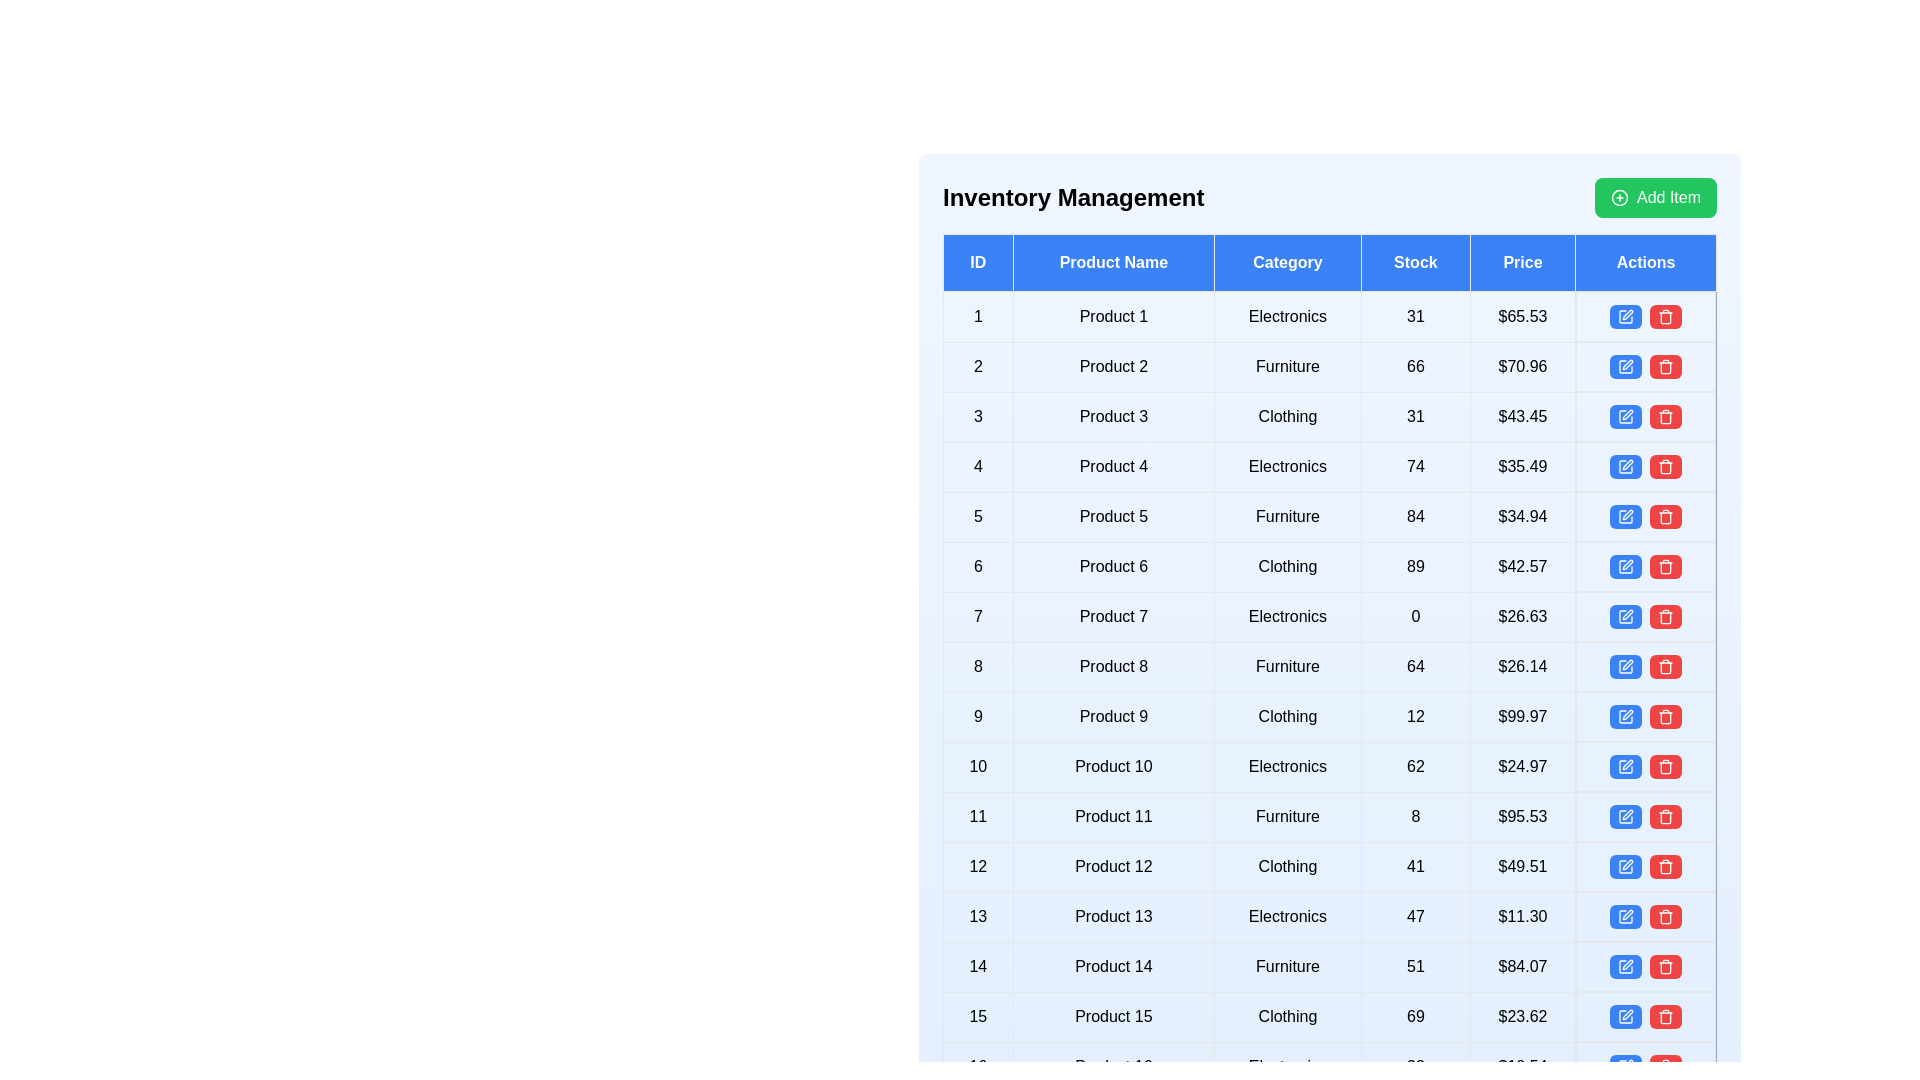 The image size is (1920, 1080). What do you see at coordinates (978, 261) in the screenshot?
I see `the header of the column to sort or filter the table by ID` at bounding box center [978, 261].